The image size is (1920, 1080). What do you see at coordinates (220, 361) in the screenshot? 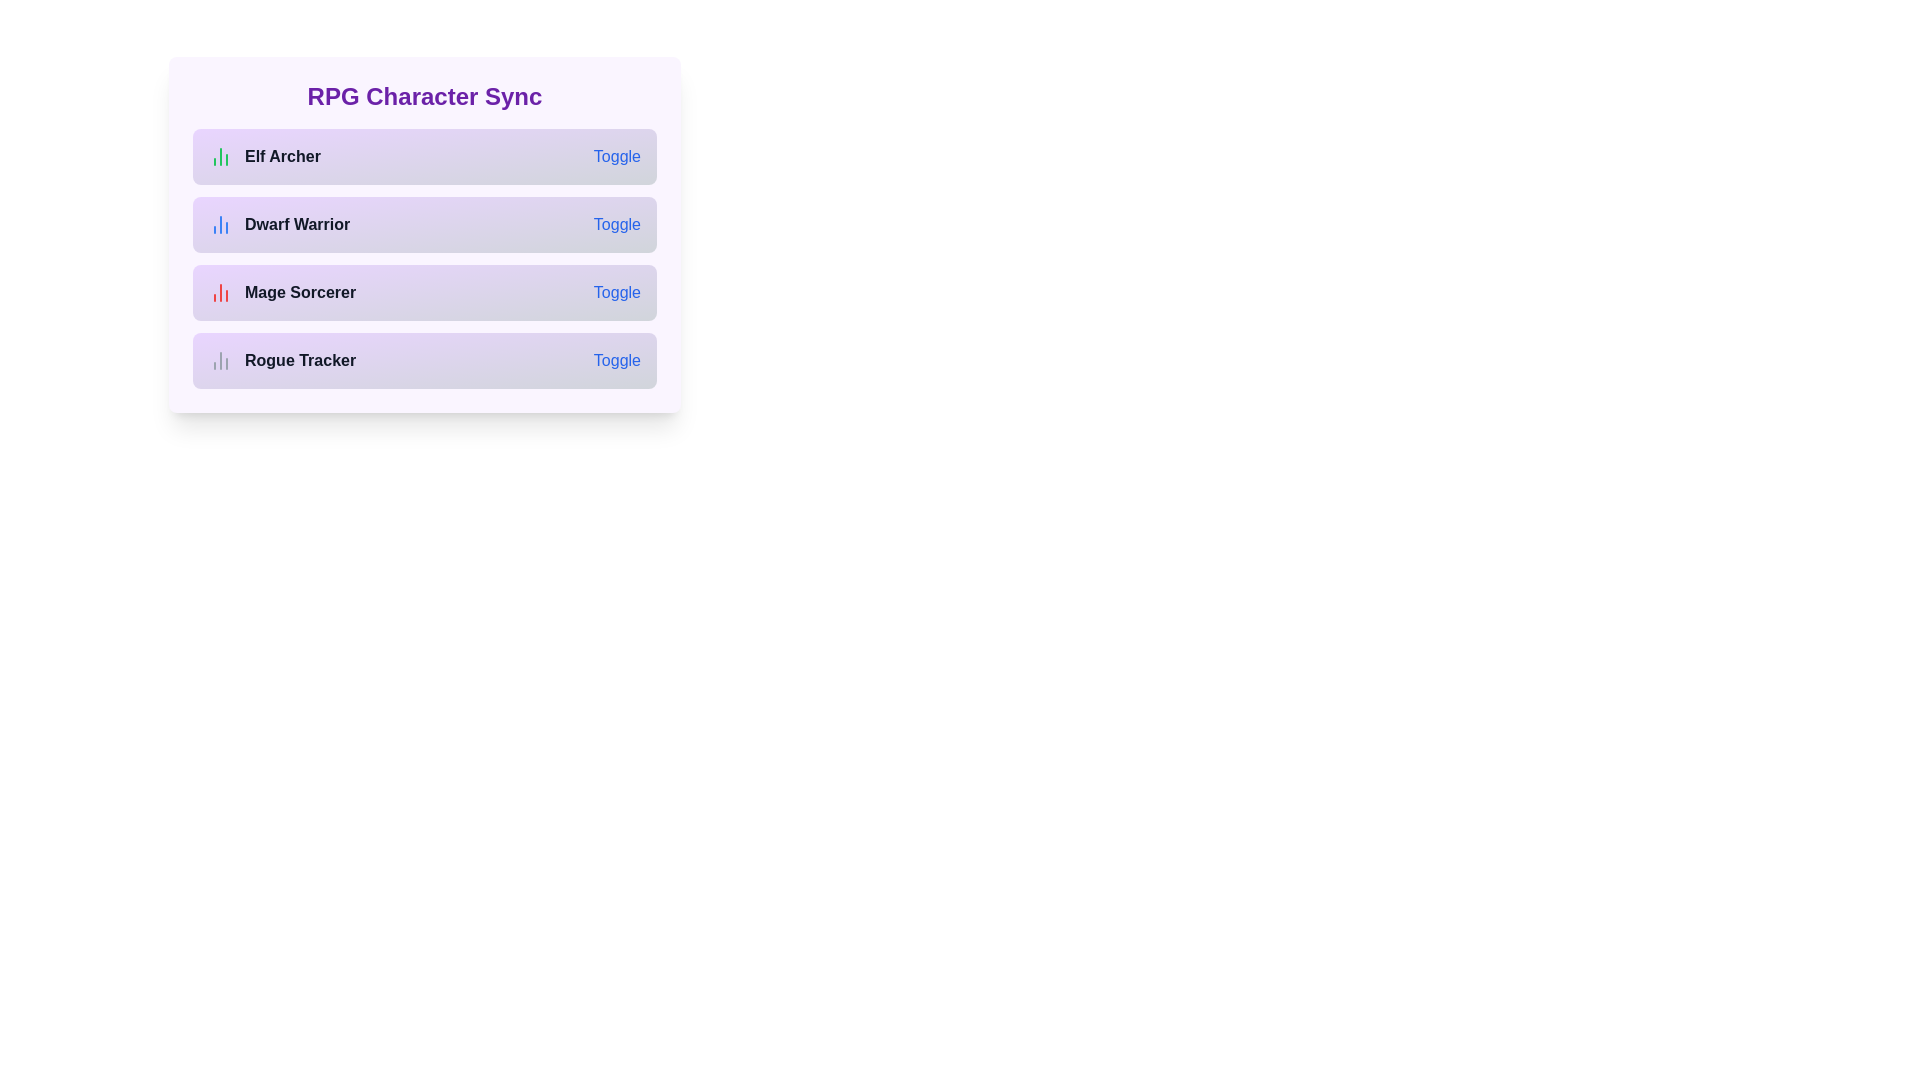
I see `the column chart icon located to the left of the 'Rogue Tracker' label in the list of items` at bounding box center [220, 361].